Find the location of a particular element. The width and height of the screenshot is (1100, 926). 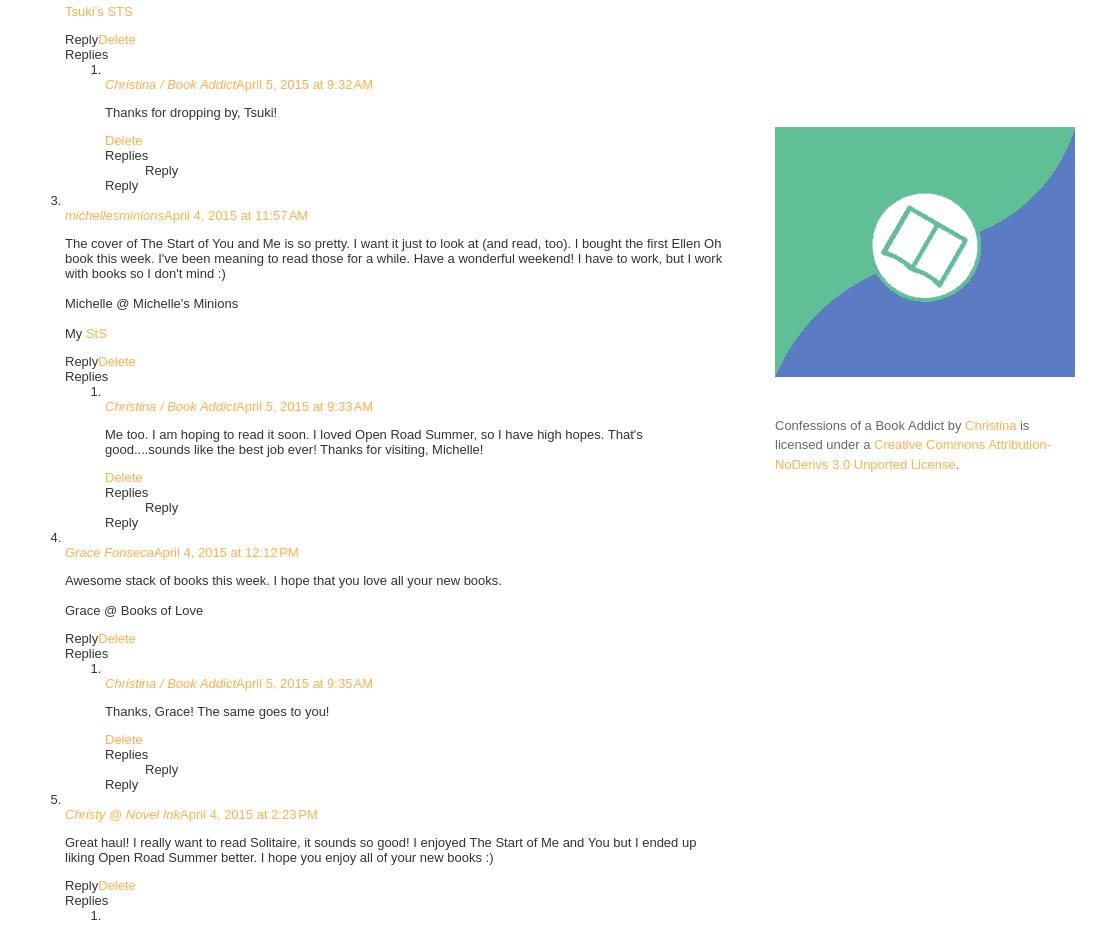

'Creative Commons Attribution-NoDerivs 3.0 Unported License' is located at coordinates (913, 454).